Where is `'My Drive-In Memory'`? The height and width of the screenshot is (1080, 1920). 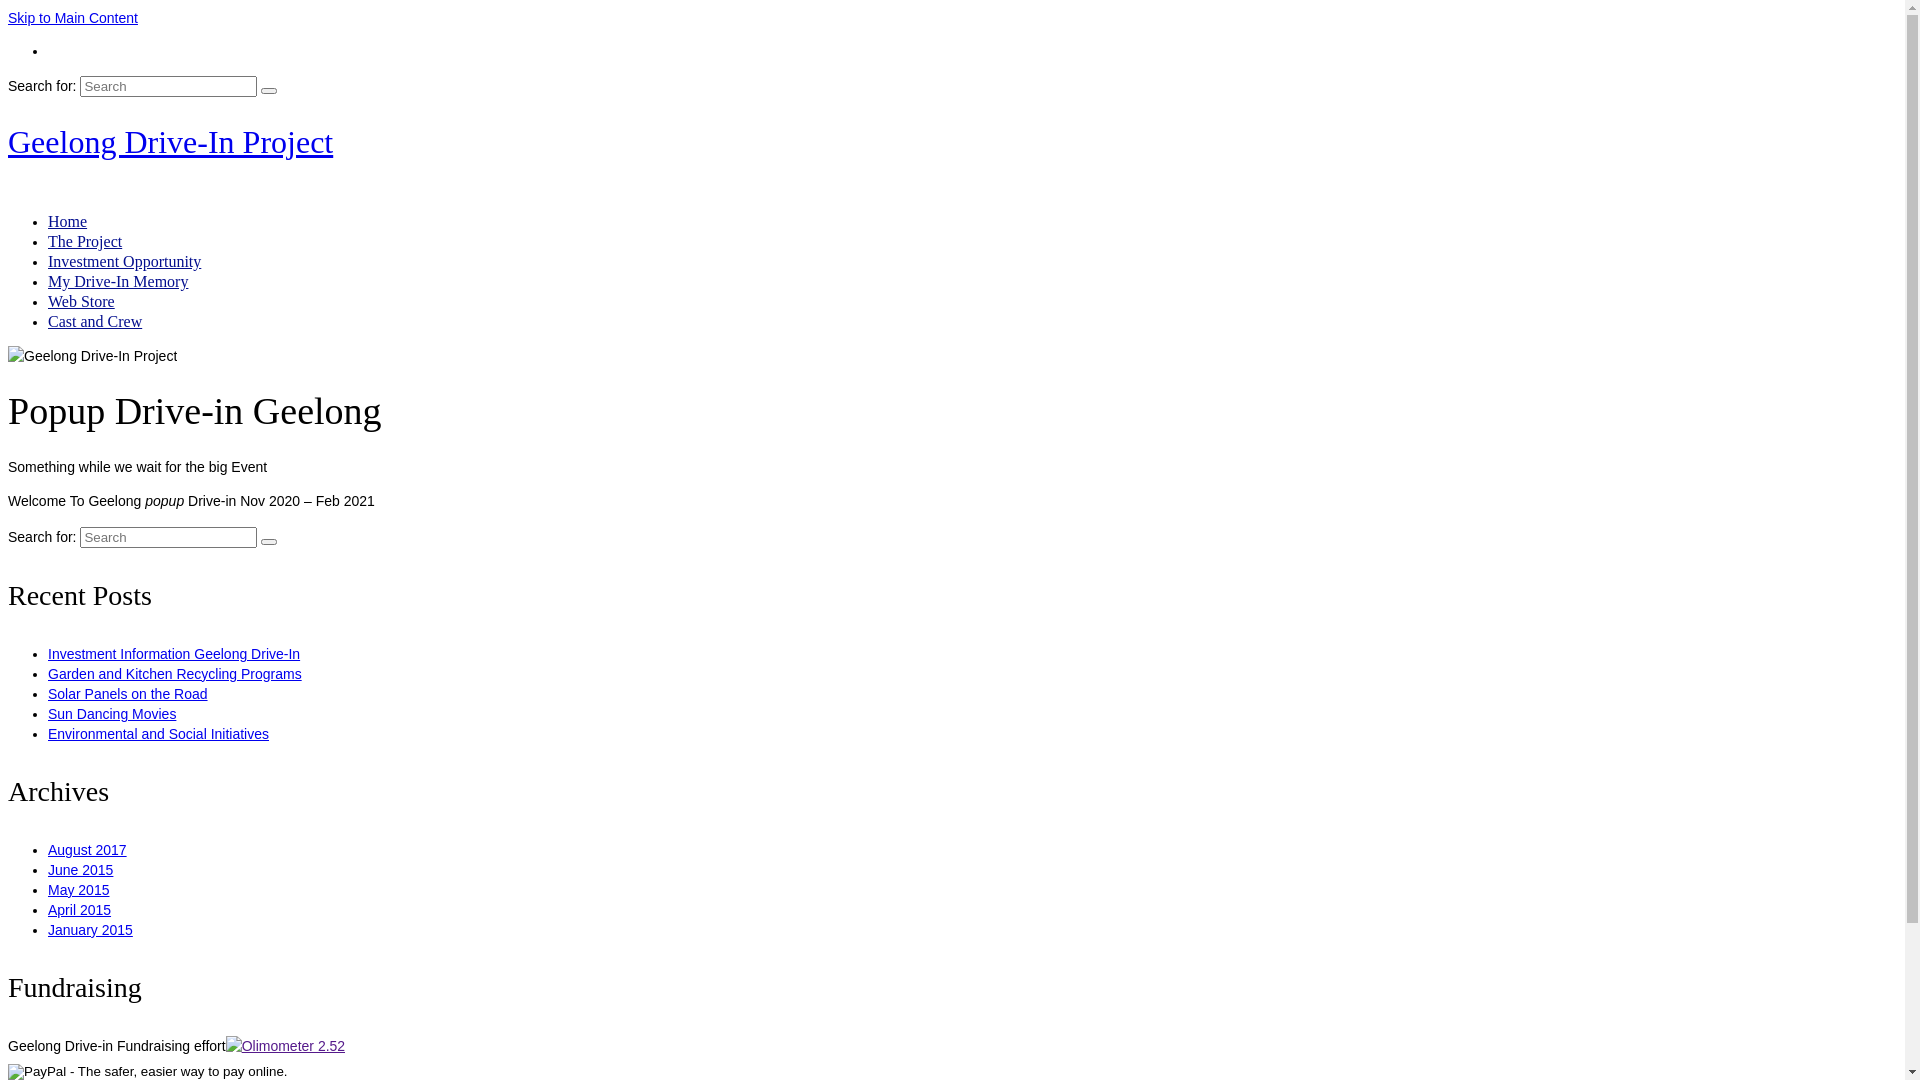
'My Drive-In Memory' is located at coordinates (48, 281).